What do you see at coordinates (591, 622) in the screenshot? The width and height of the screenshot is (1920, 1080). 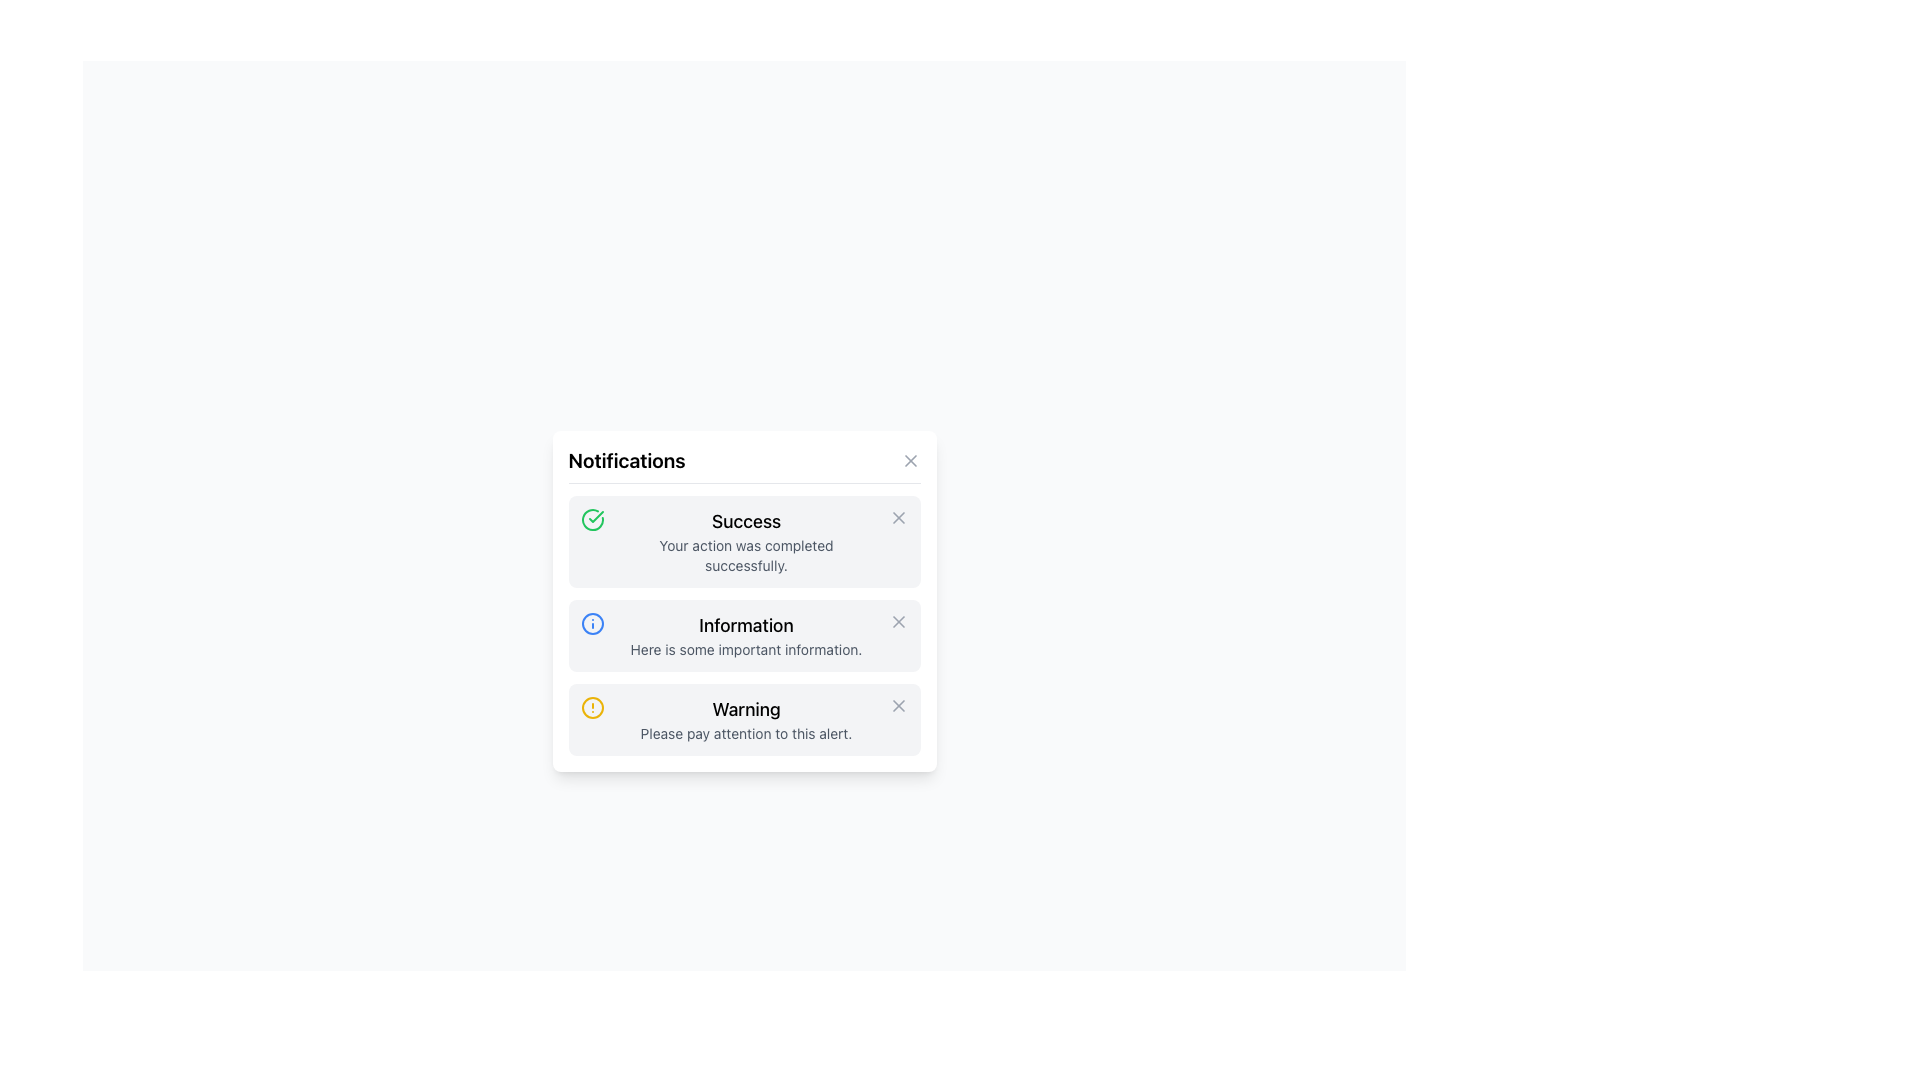 I see `the circular blue information icon located in the notification panel, adjacent to the 'Information' label` at bounding box center [591, 622].